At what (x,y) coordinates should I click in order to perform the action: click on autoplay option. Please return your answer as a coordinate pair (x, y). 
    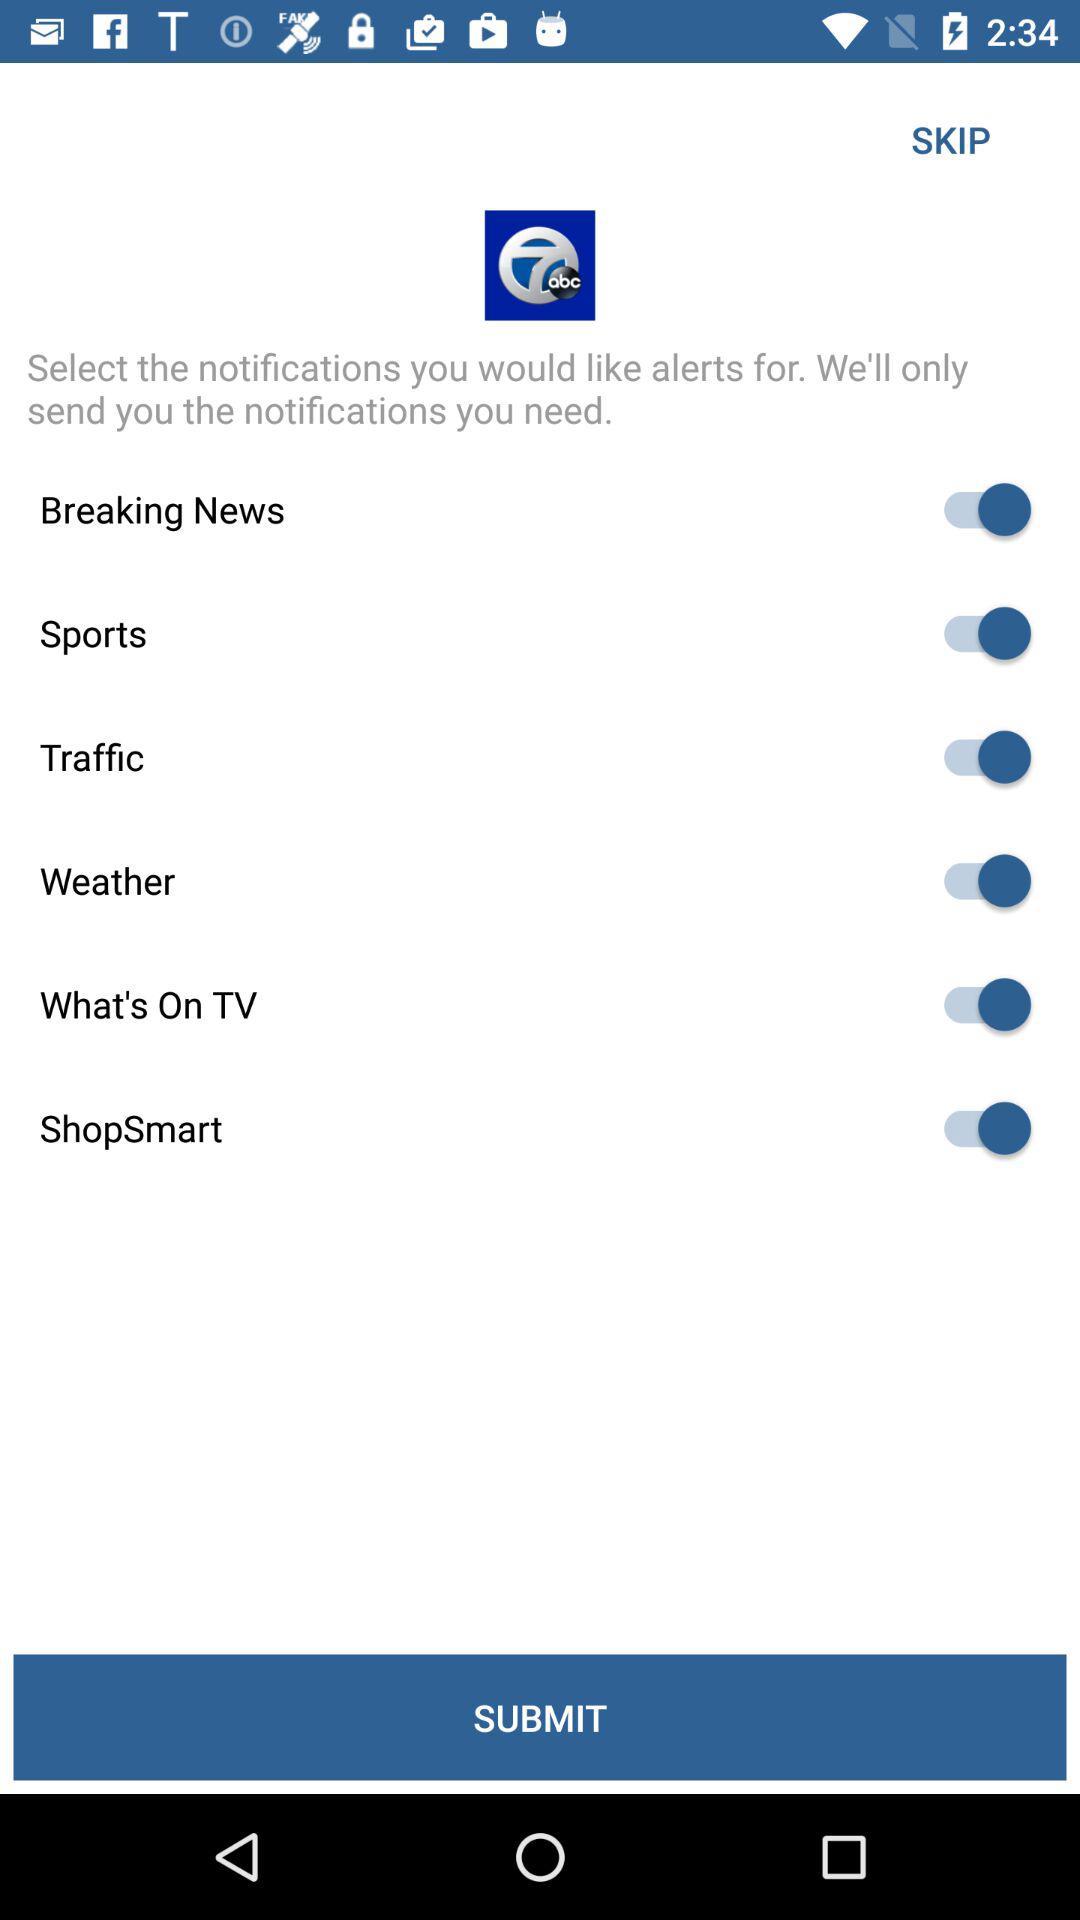
    Looking at the image, I should click on (977, 880).